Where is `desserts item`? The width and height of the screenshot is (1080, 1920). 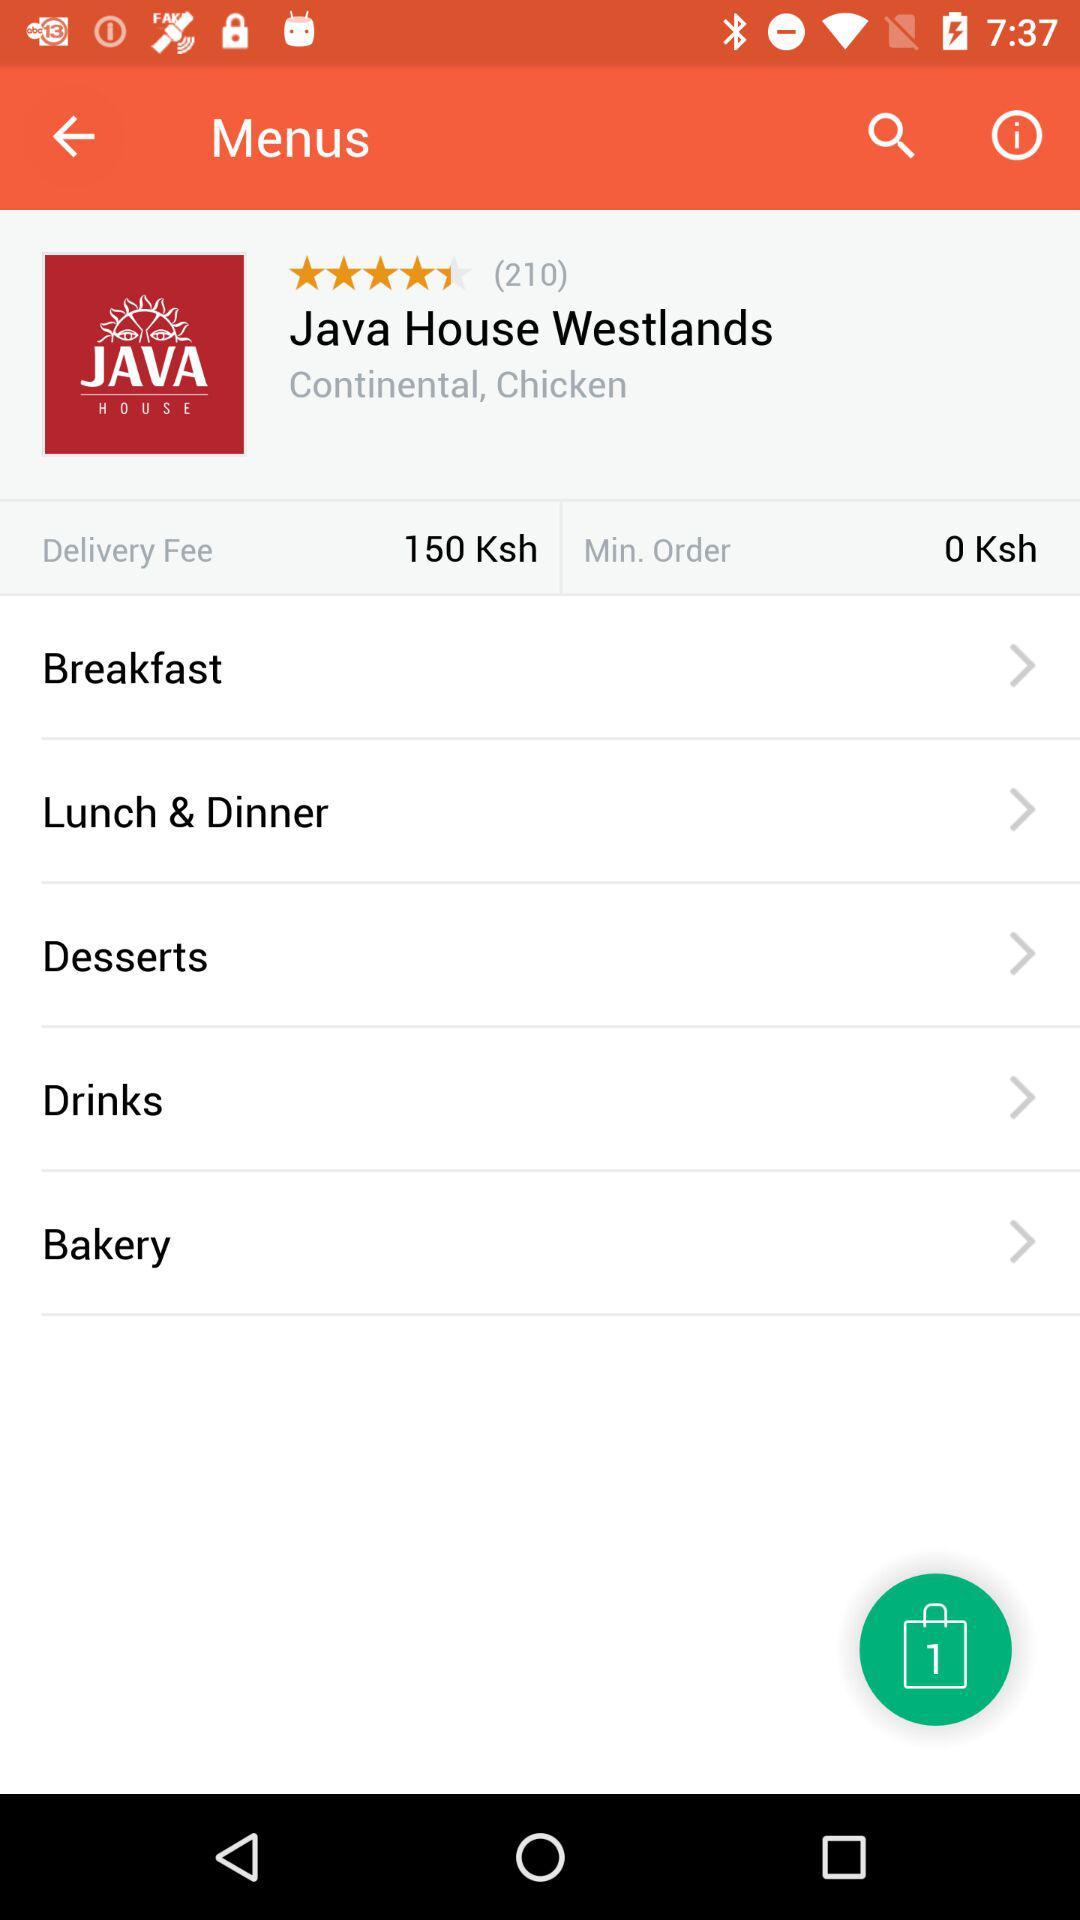 desserts item is located at coordinates (482, 953).